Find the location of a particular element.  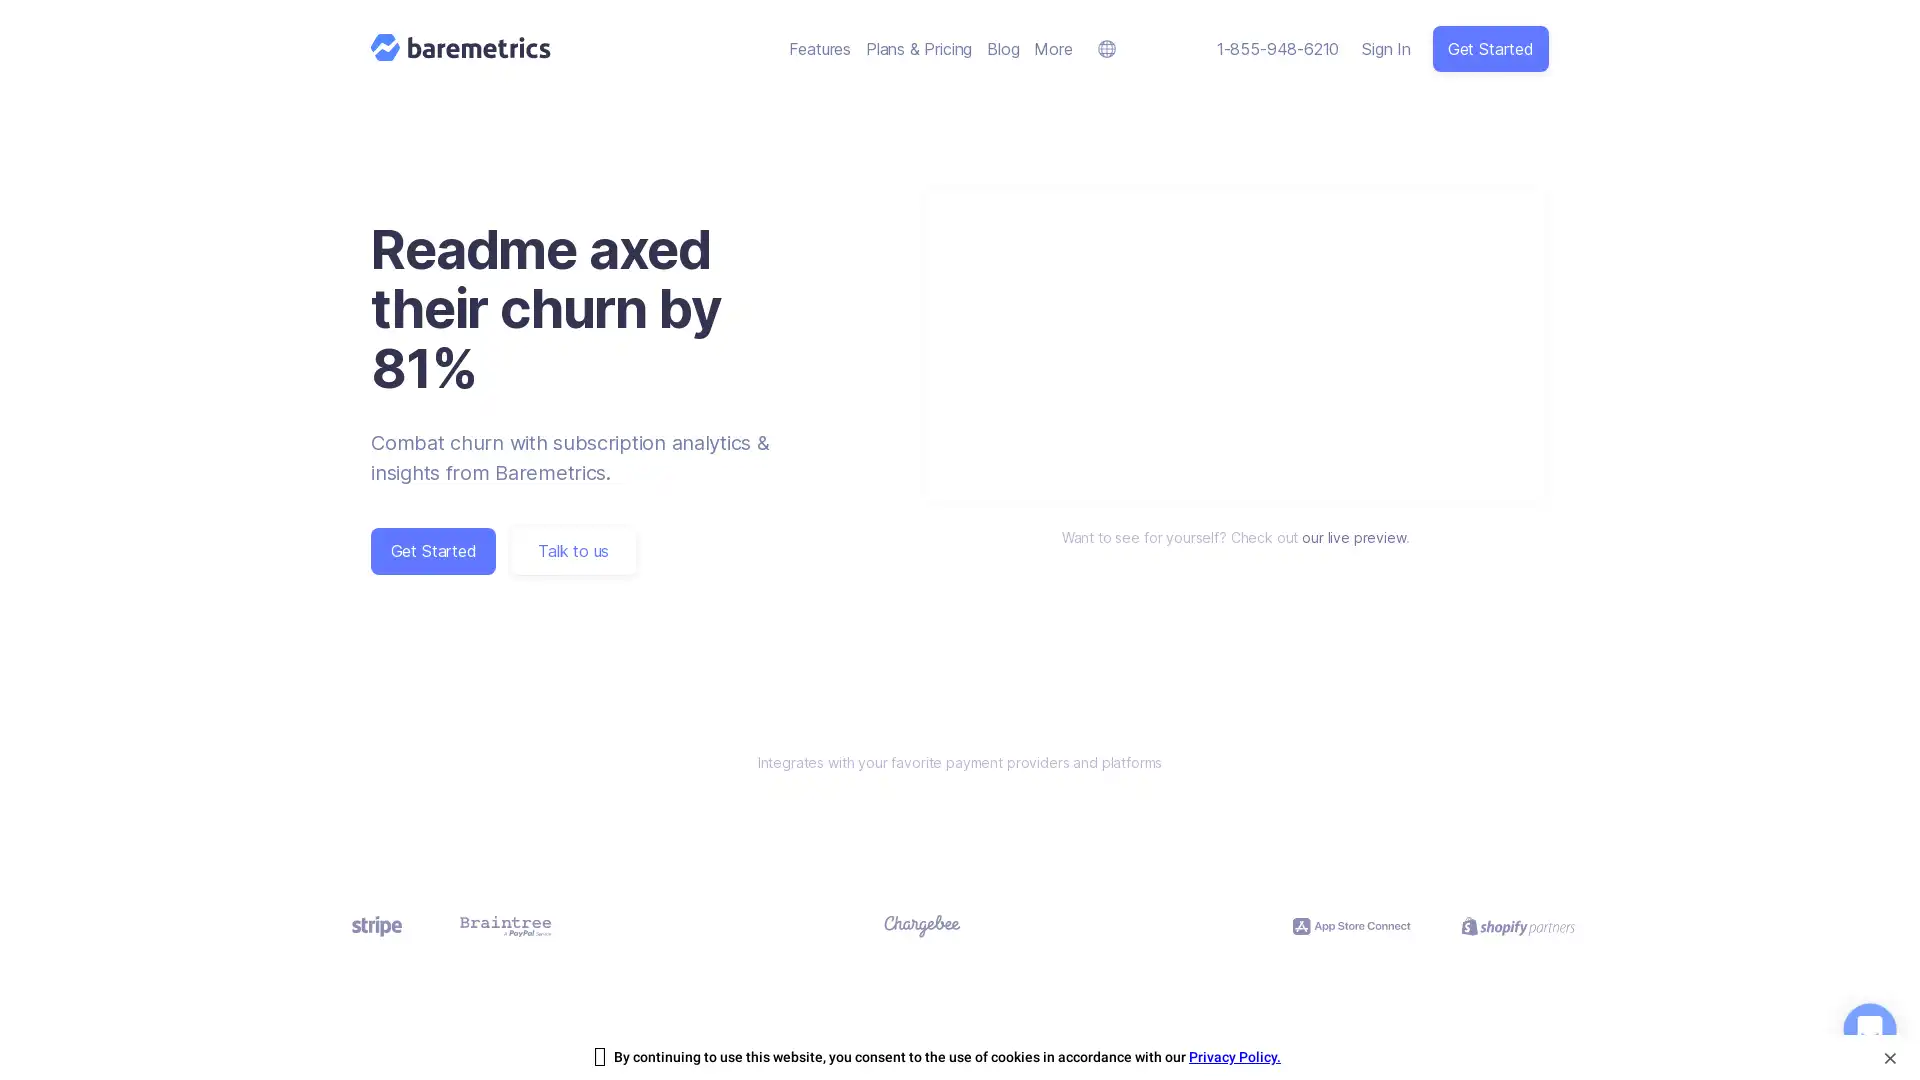

Open Intercom Messenger is located at coordinates (1869, 1029).